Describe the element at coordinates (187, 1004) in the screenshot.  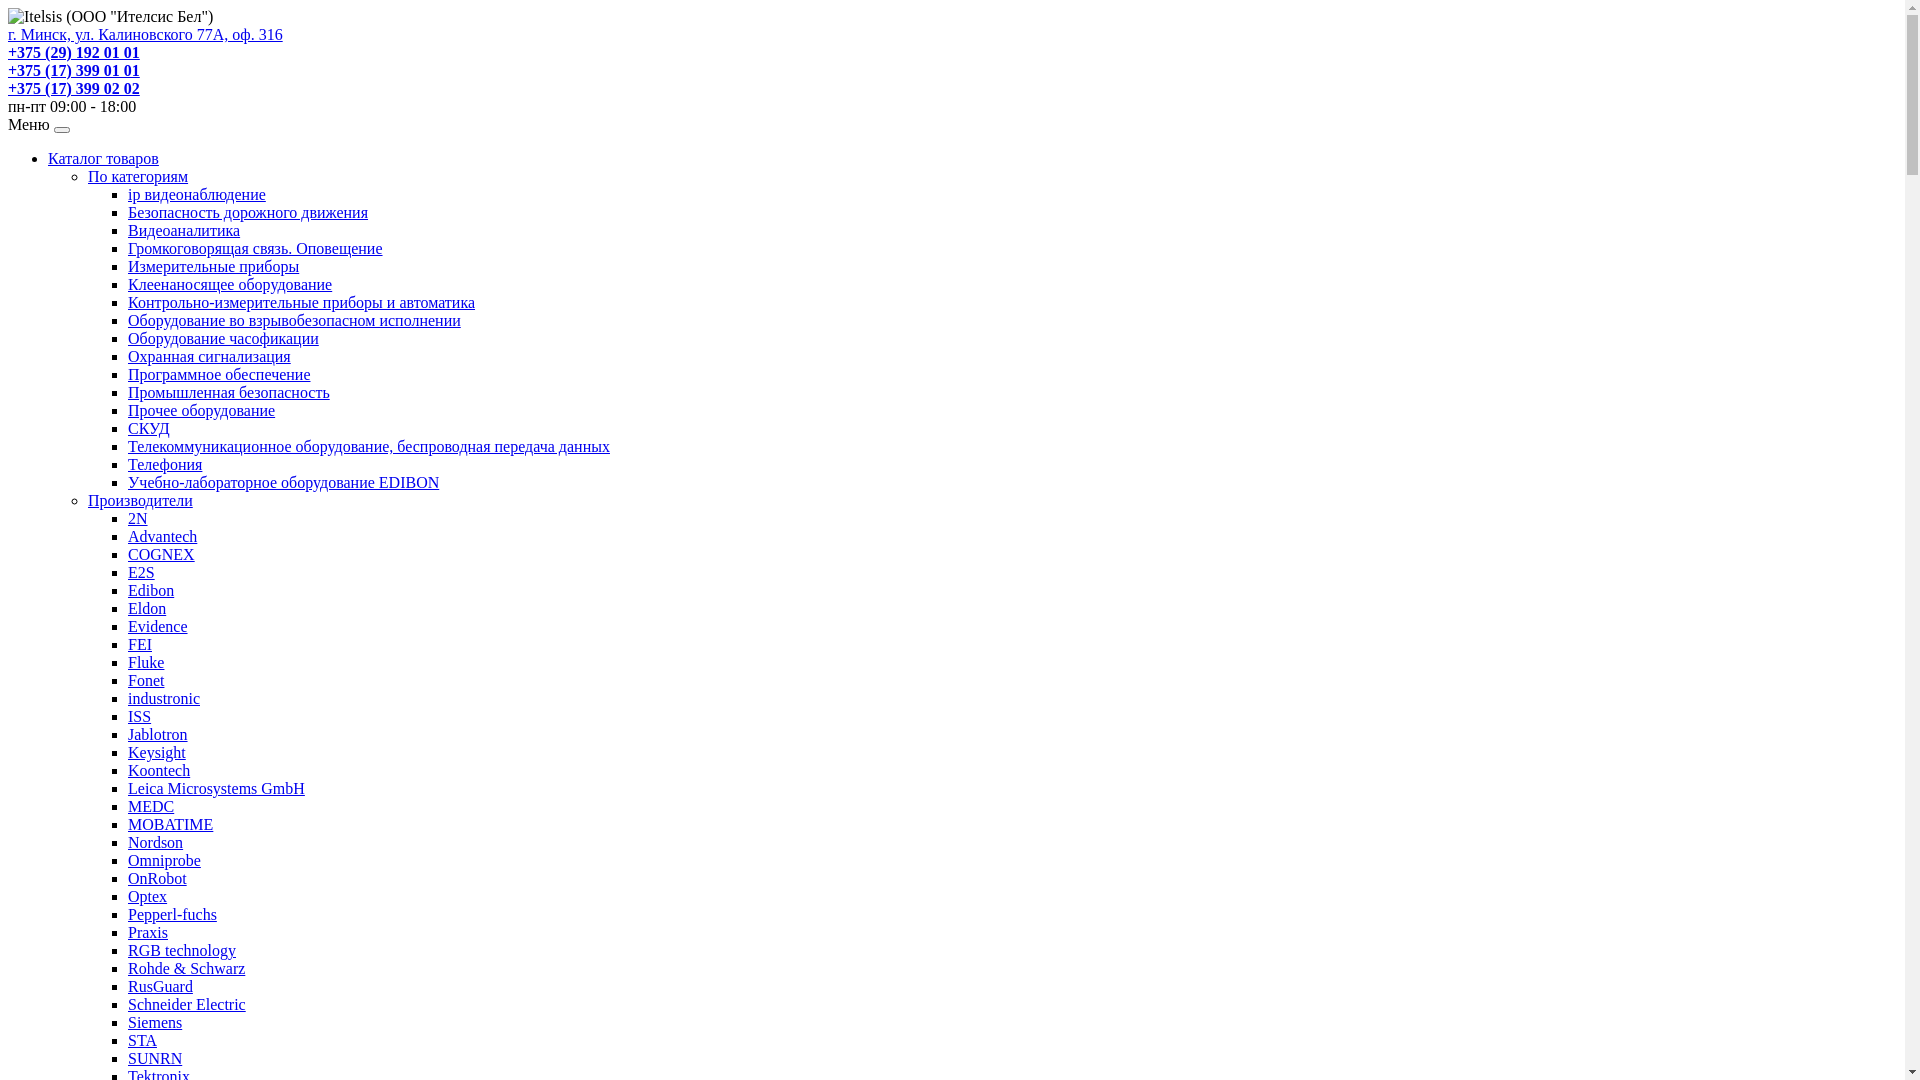
I see `'Schneider Electric'` at that location.